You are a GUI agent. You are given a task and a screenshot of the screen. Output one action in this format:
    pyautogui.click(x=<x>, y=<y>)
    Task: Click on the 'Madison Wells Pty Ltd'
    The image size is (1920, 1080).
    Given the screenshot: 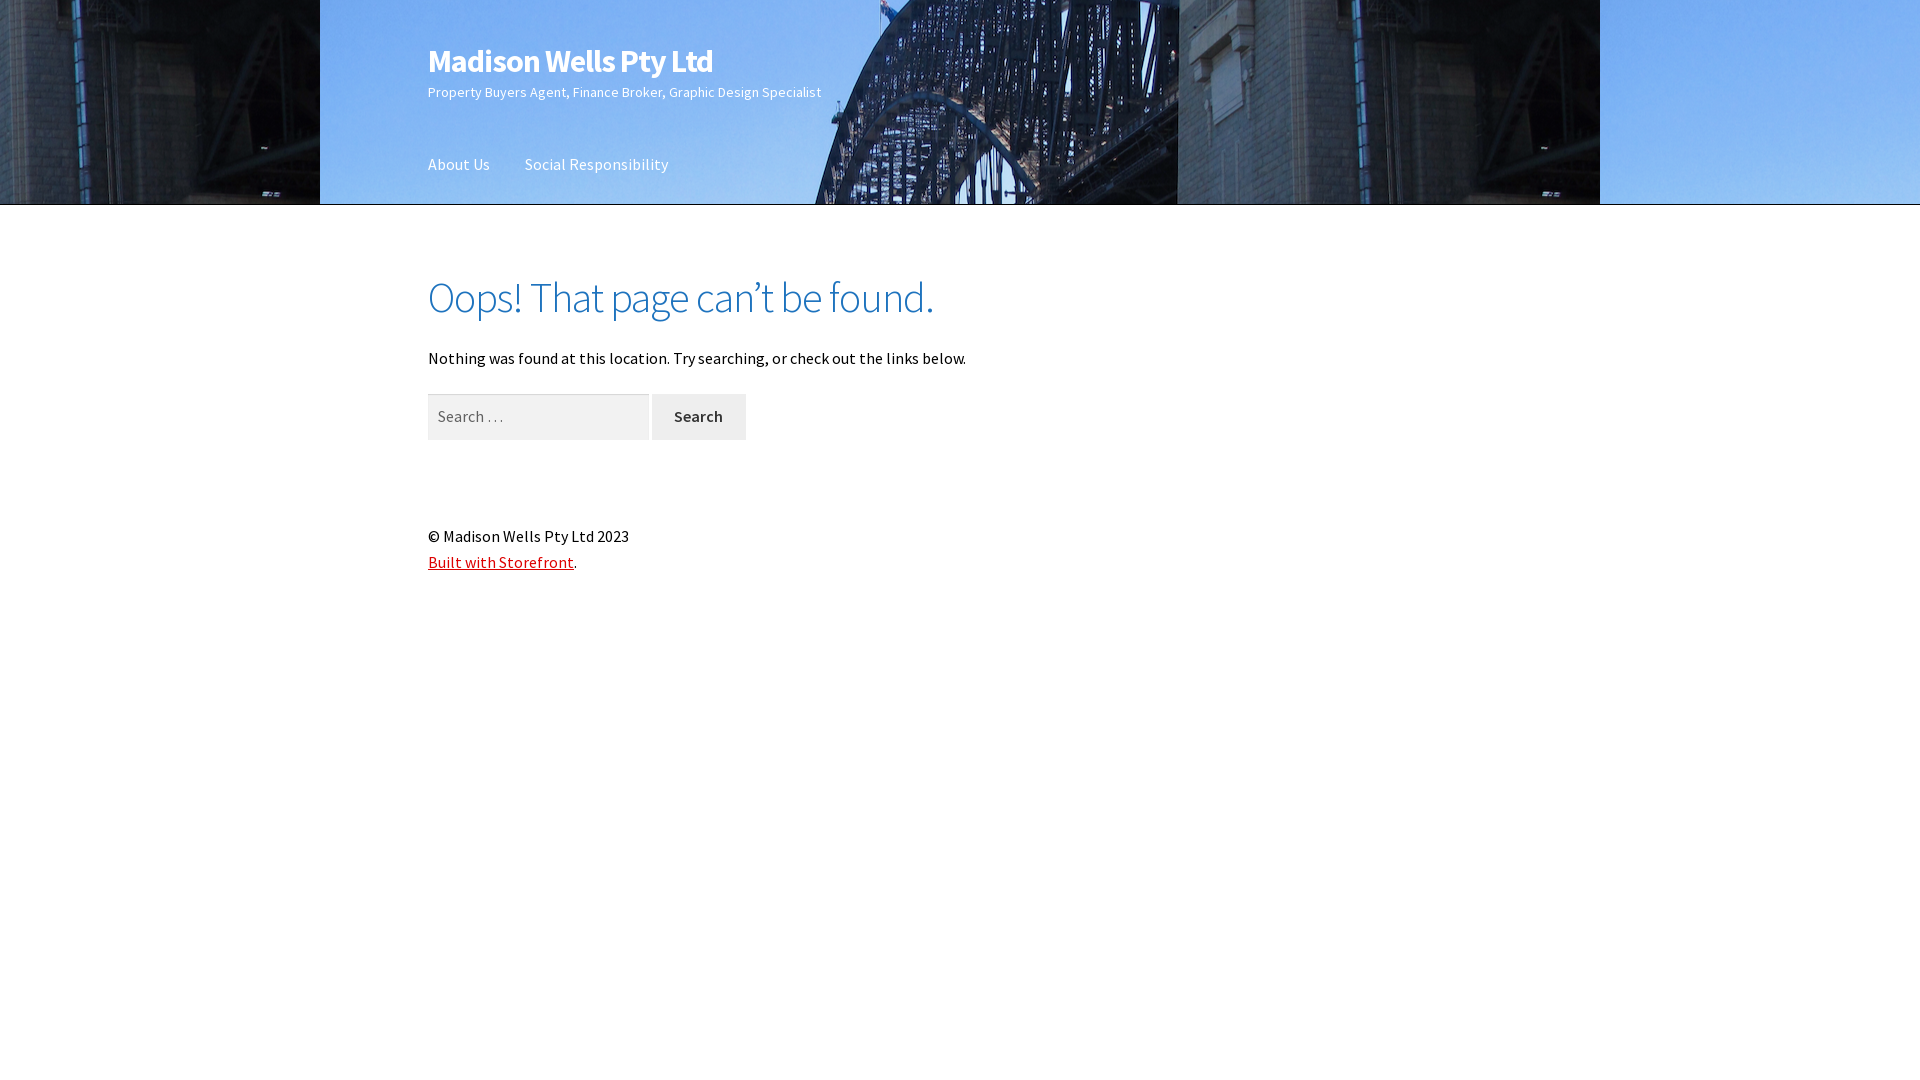 What is the action you would take?
    pyautogui.click(x=569, y=60)
    